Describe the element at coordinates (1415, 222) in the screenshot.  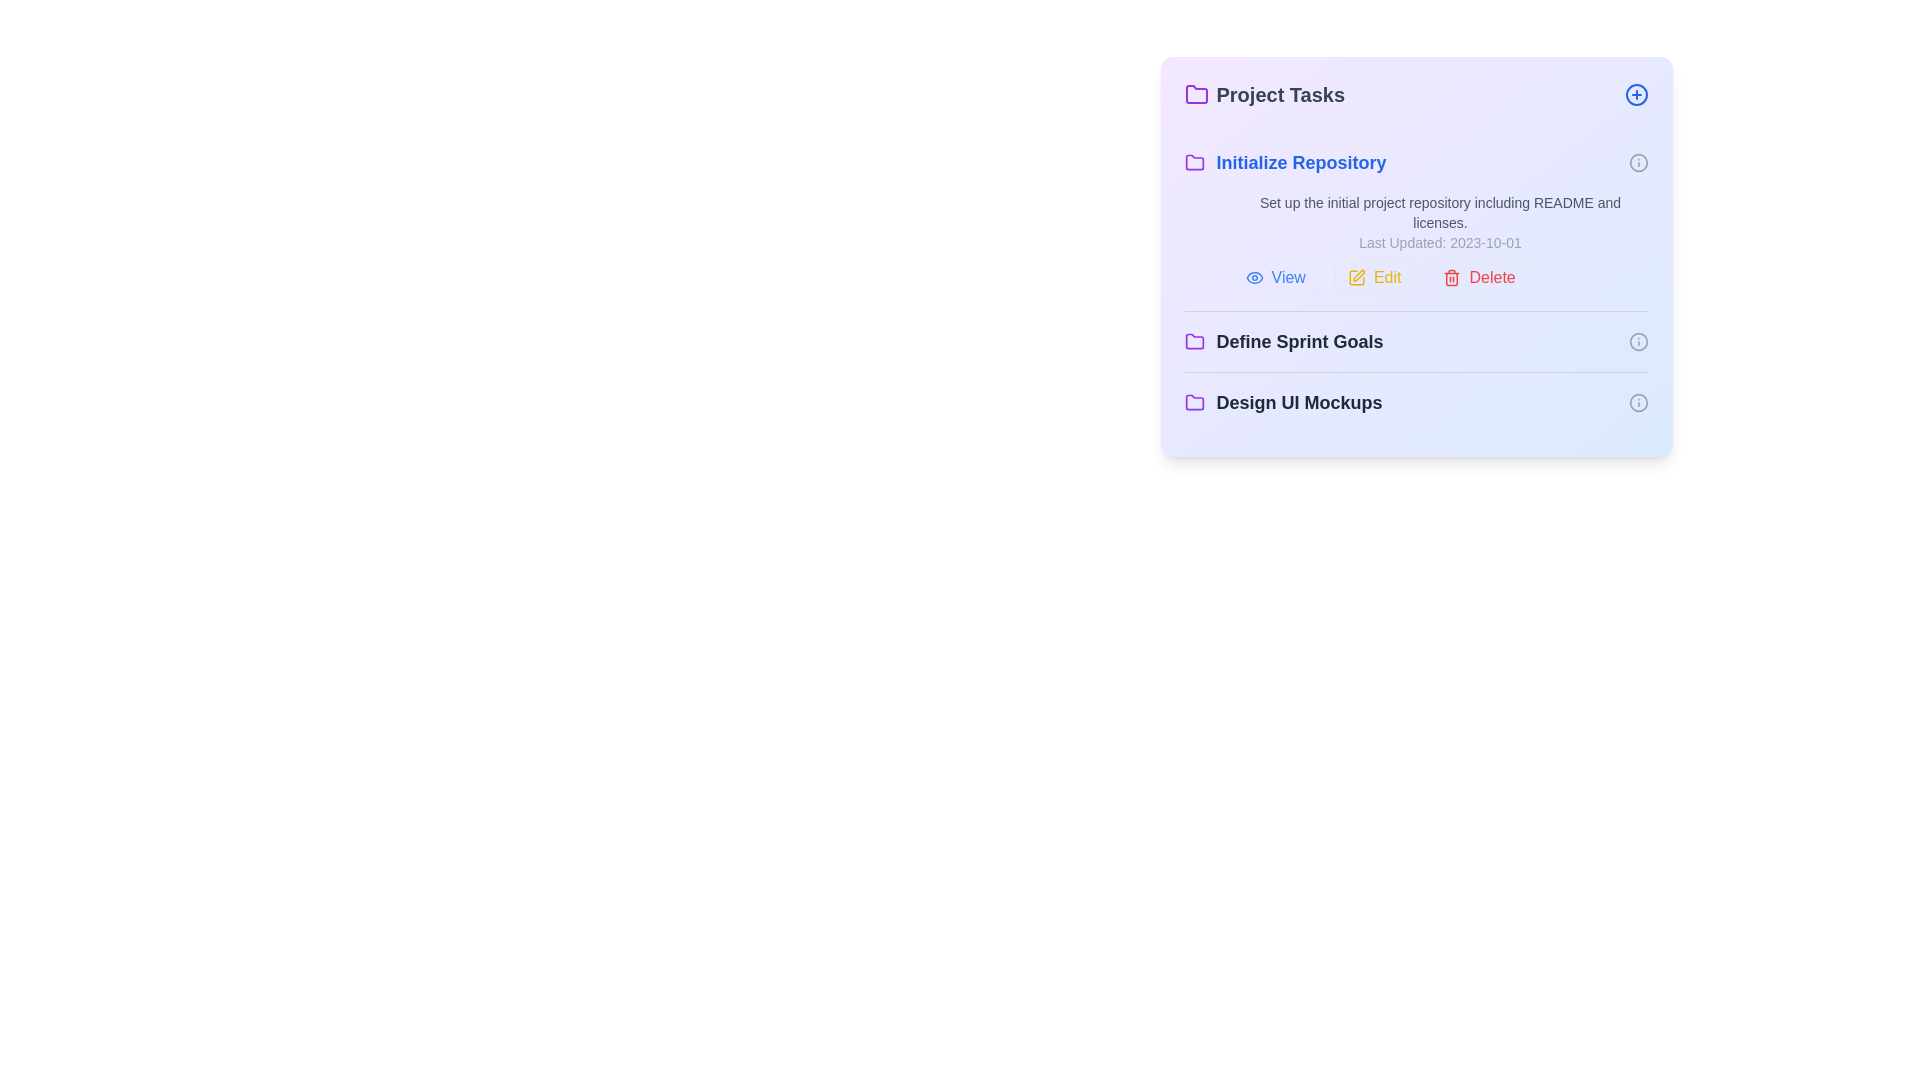
I see `the 'Edit' link in the Information block for modifying the repository setup details, which is the first task entry in the 'Project Tasks' list` at that location.